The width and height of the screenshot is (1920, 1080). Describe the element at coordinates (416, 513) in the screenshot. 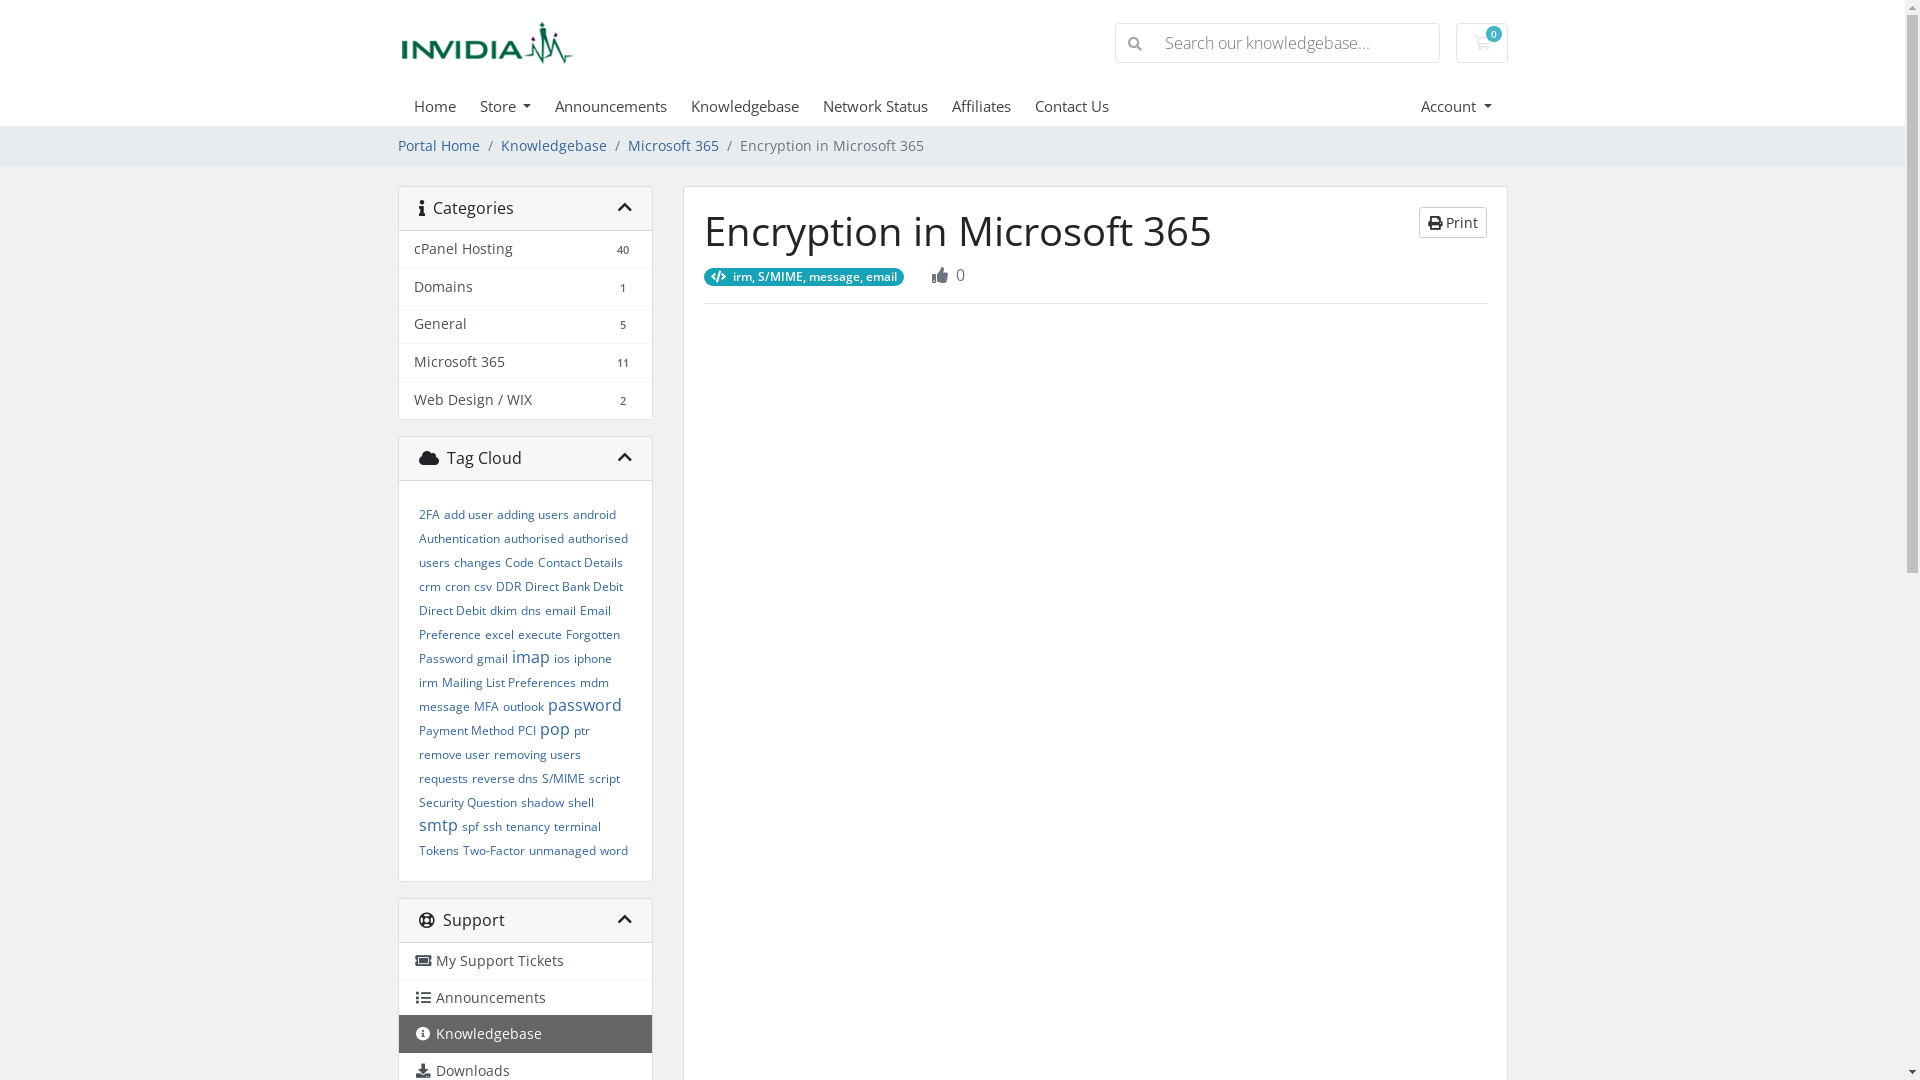

I see `'2FA'` at that location.